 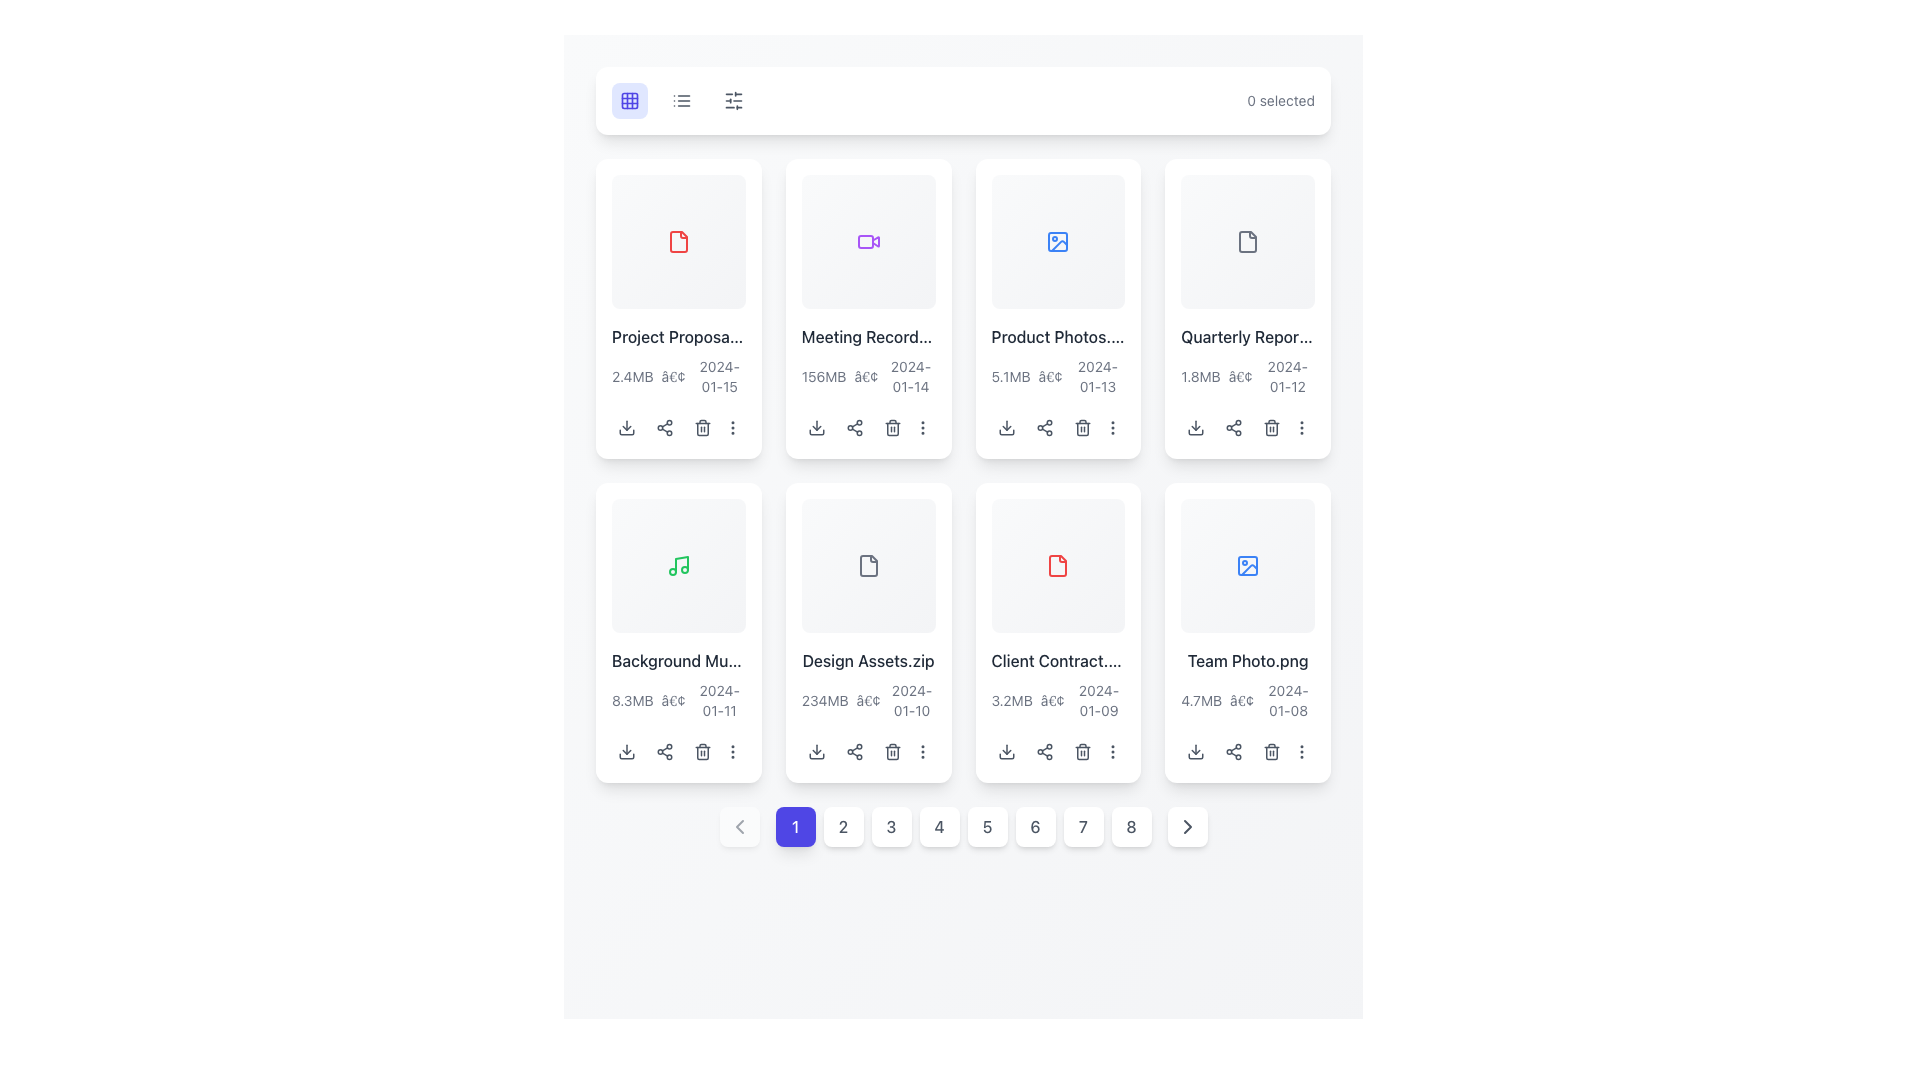 What do you see at coordinates (732, 426) in the screenshot?
I see `the circular button with a light-gray background and three vertically aligned dots located in the top-right corner of the 'Project Proposal...' card` at bounding box center [732, 426].